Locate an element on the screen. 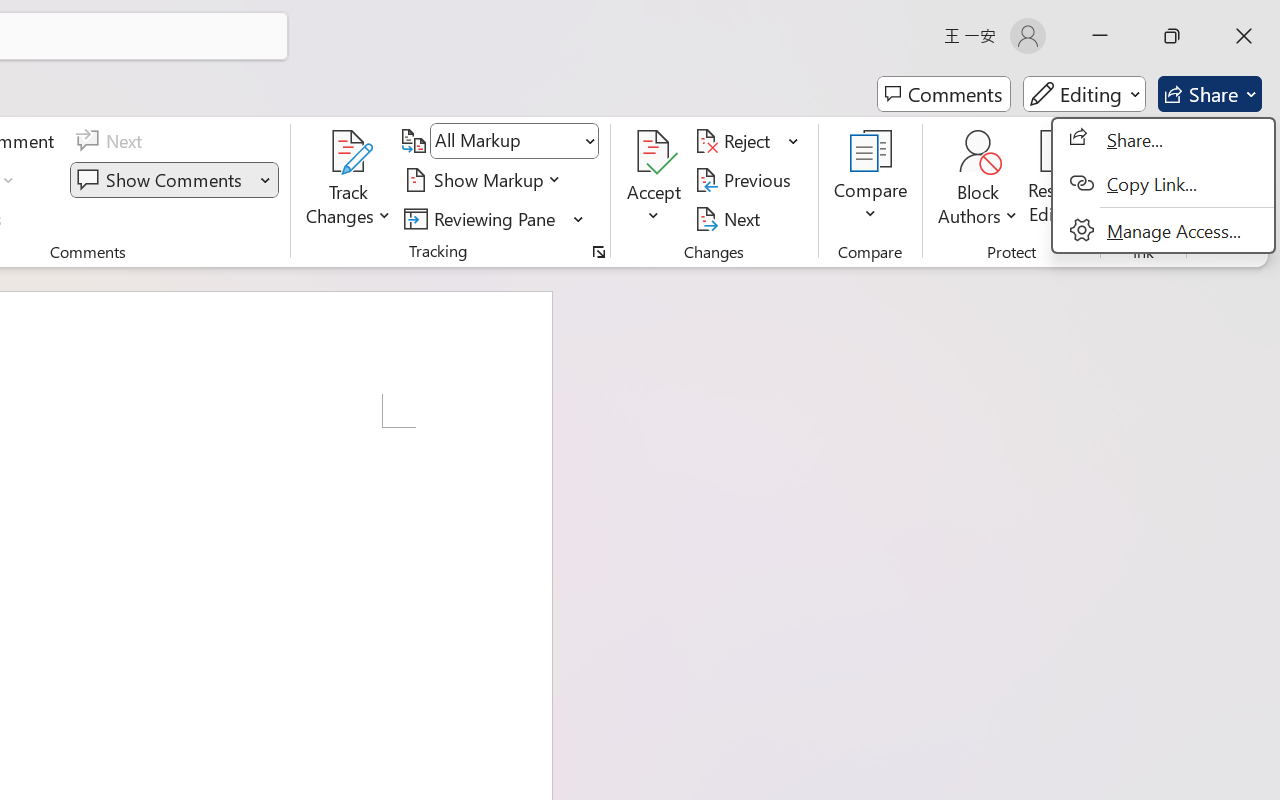  'Show Comments' is located at coordinates (174, 179).